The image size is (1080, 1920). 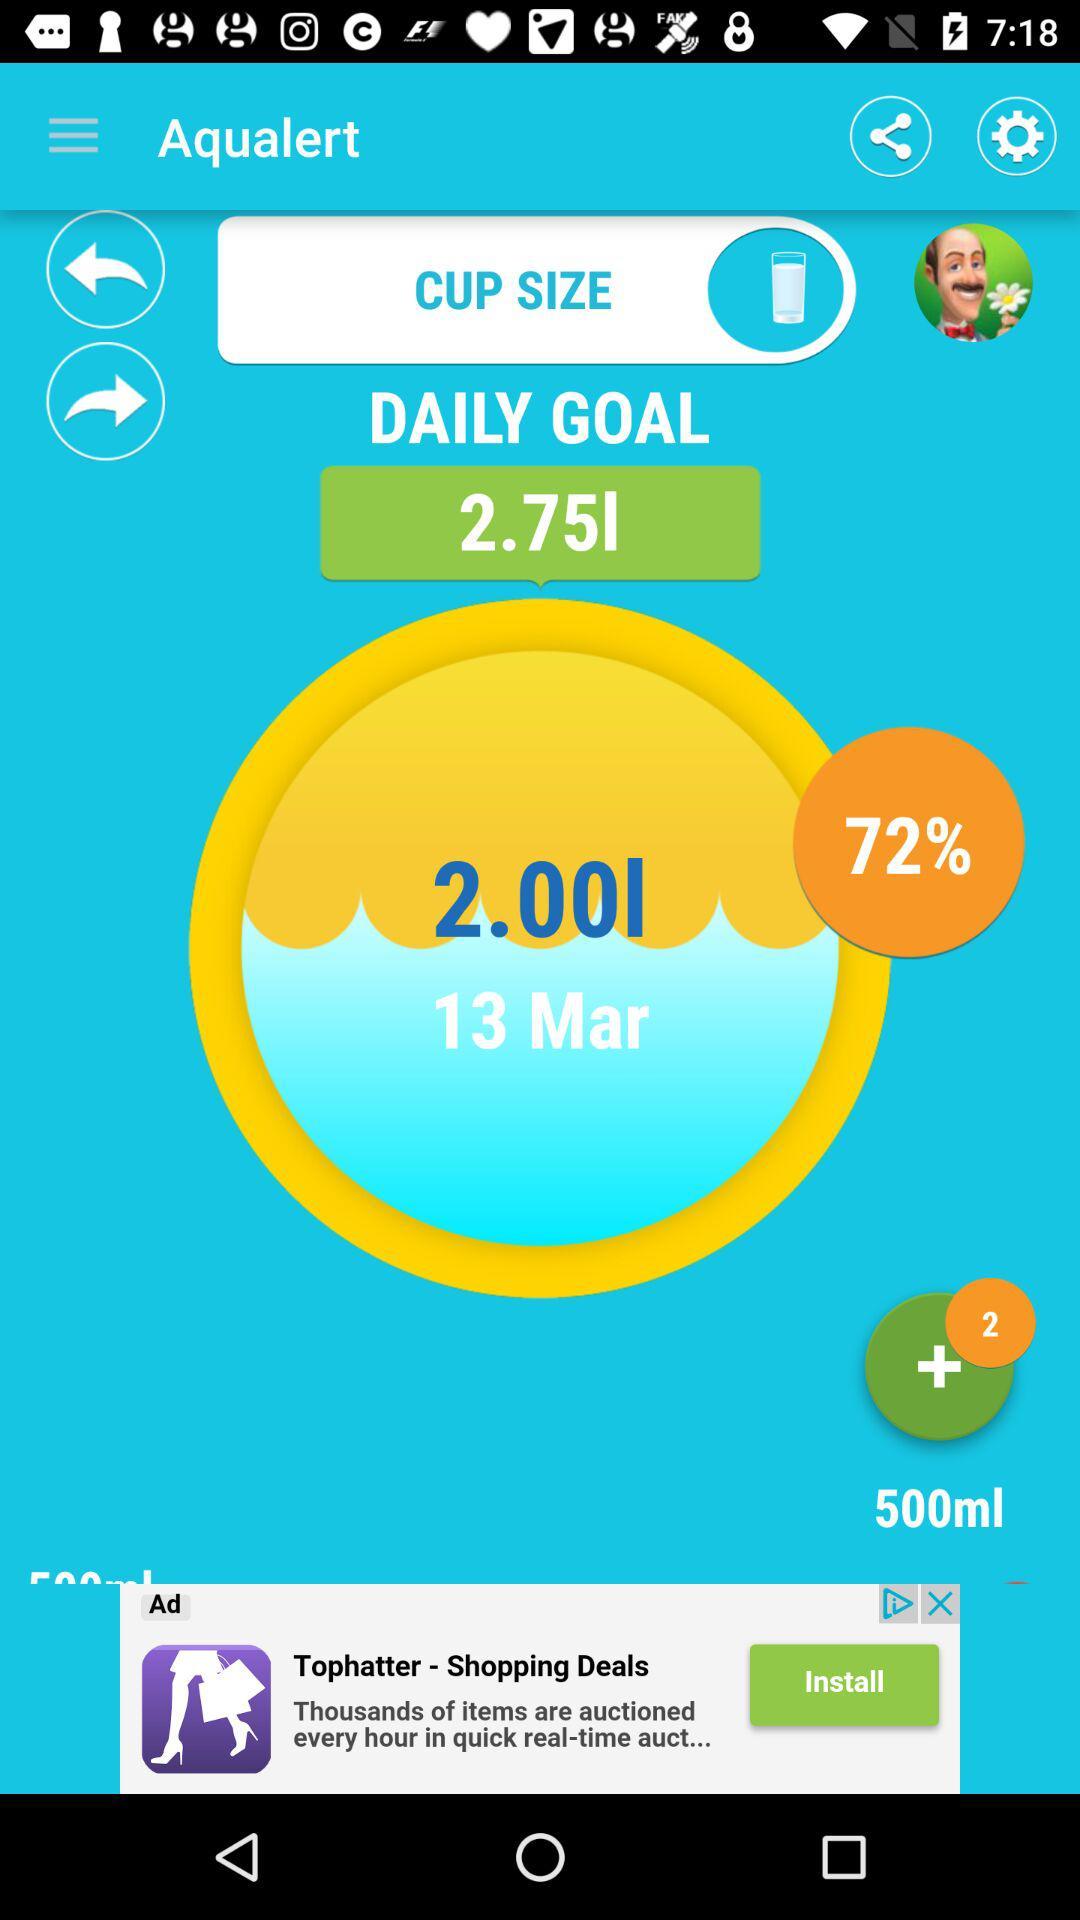 What do you see at coordinates (972, 281) in the screenshot?
I see `a game` at bounding box center [972, 281].